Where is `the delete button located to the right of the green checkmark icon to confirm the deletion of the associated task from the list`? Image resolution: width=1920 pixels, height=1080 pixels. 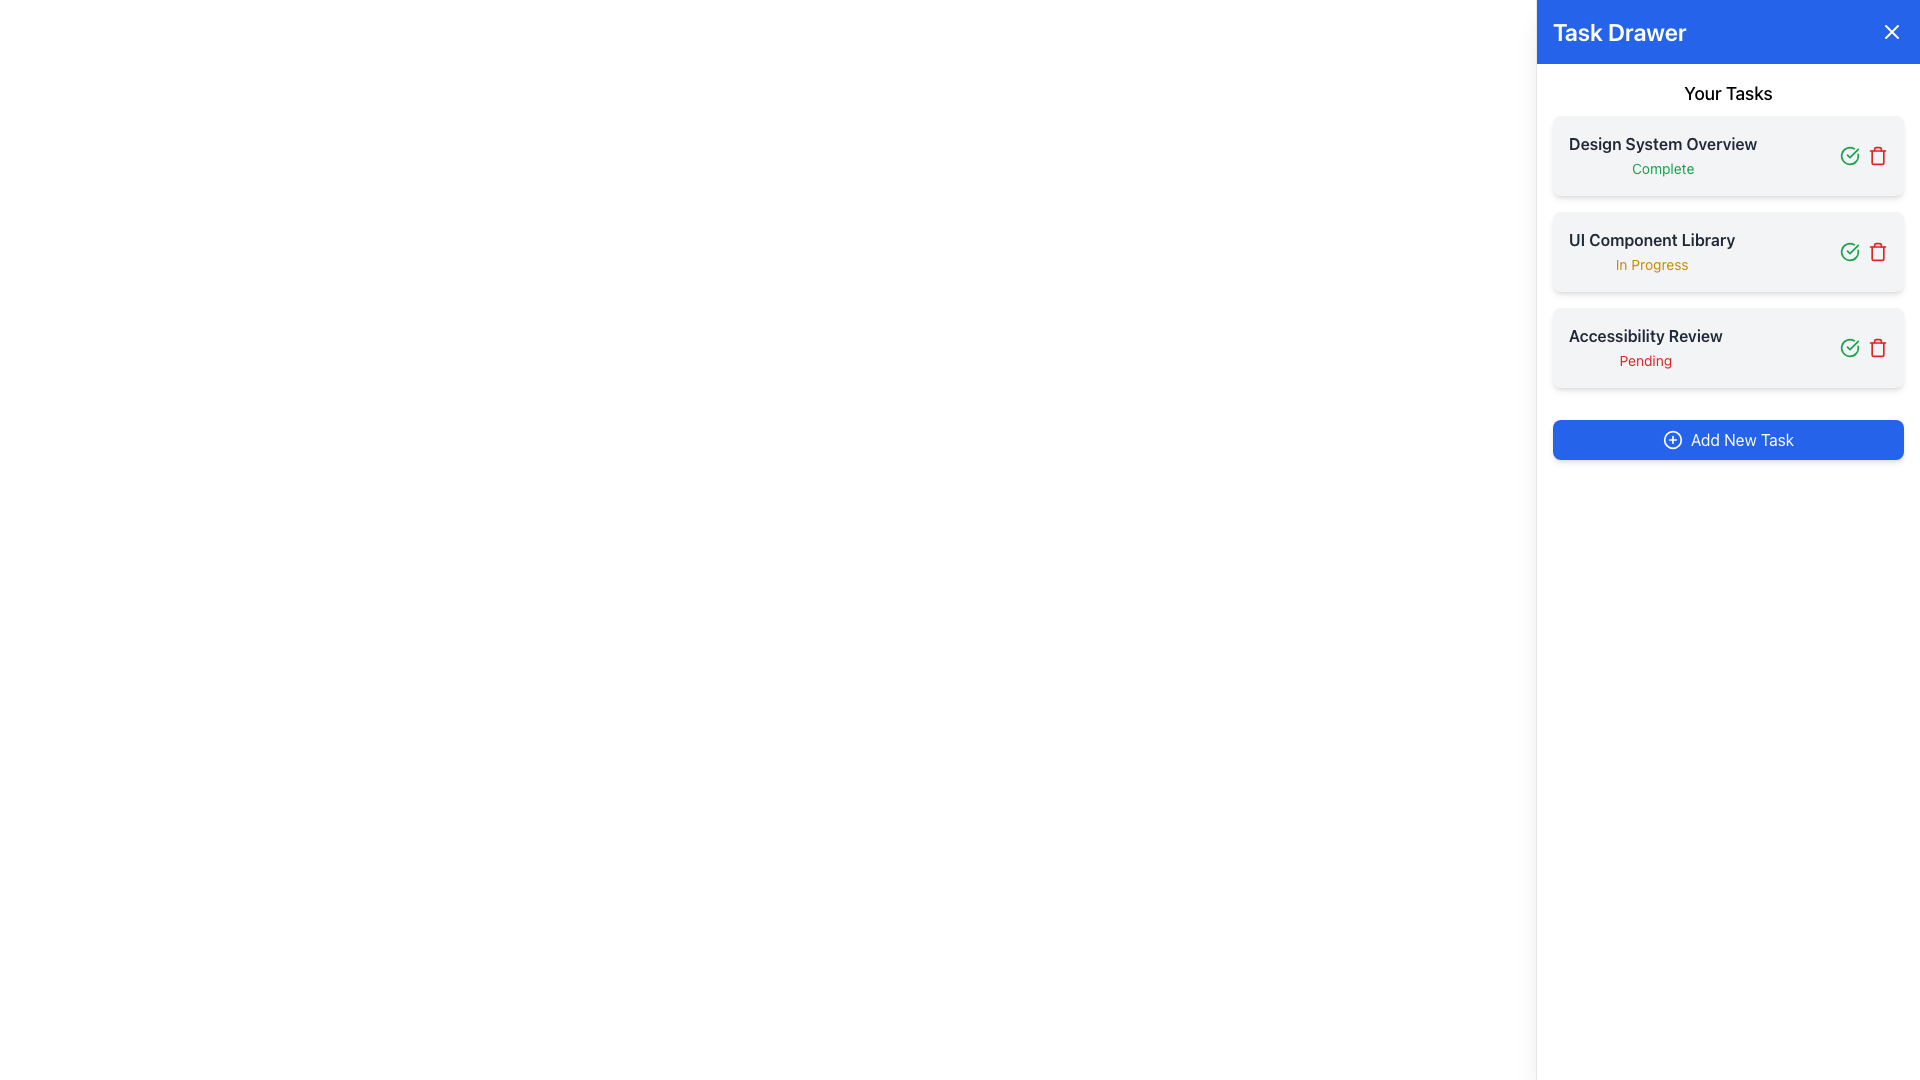
the delete button located to the right of the green checkmark icon to confirm the deletion of the associated task from the list is located at coordinates (1876, 250).